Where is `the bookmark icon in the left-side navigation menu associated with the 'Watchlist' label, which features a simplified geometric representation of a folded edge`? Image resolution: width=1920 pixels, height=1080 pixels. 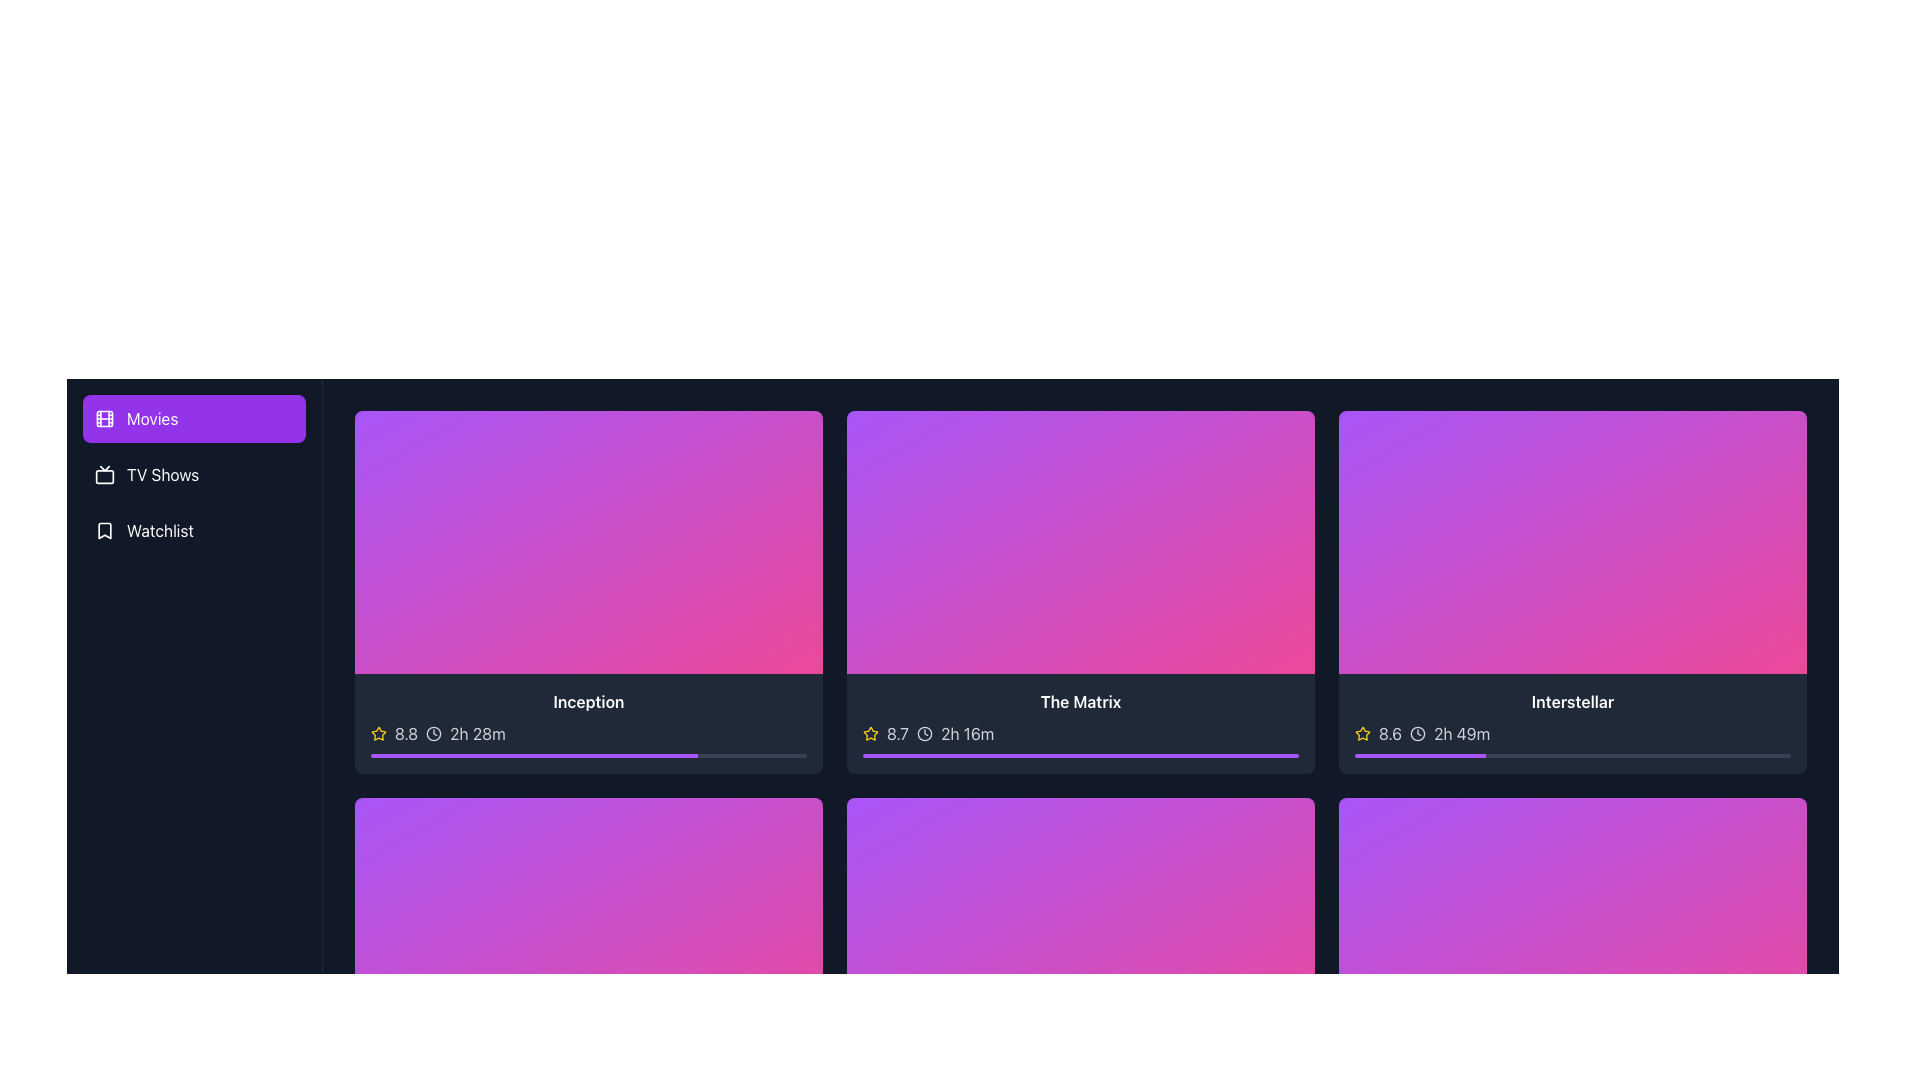 the bookmark icon in the left-side navigation menu associated with the 'Watchlist' label, which features a simplified geometric representation of a folded edge is located at coordinates (104, 530).